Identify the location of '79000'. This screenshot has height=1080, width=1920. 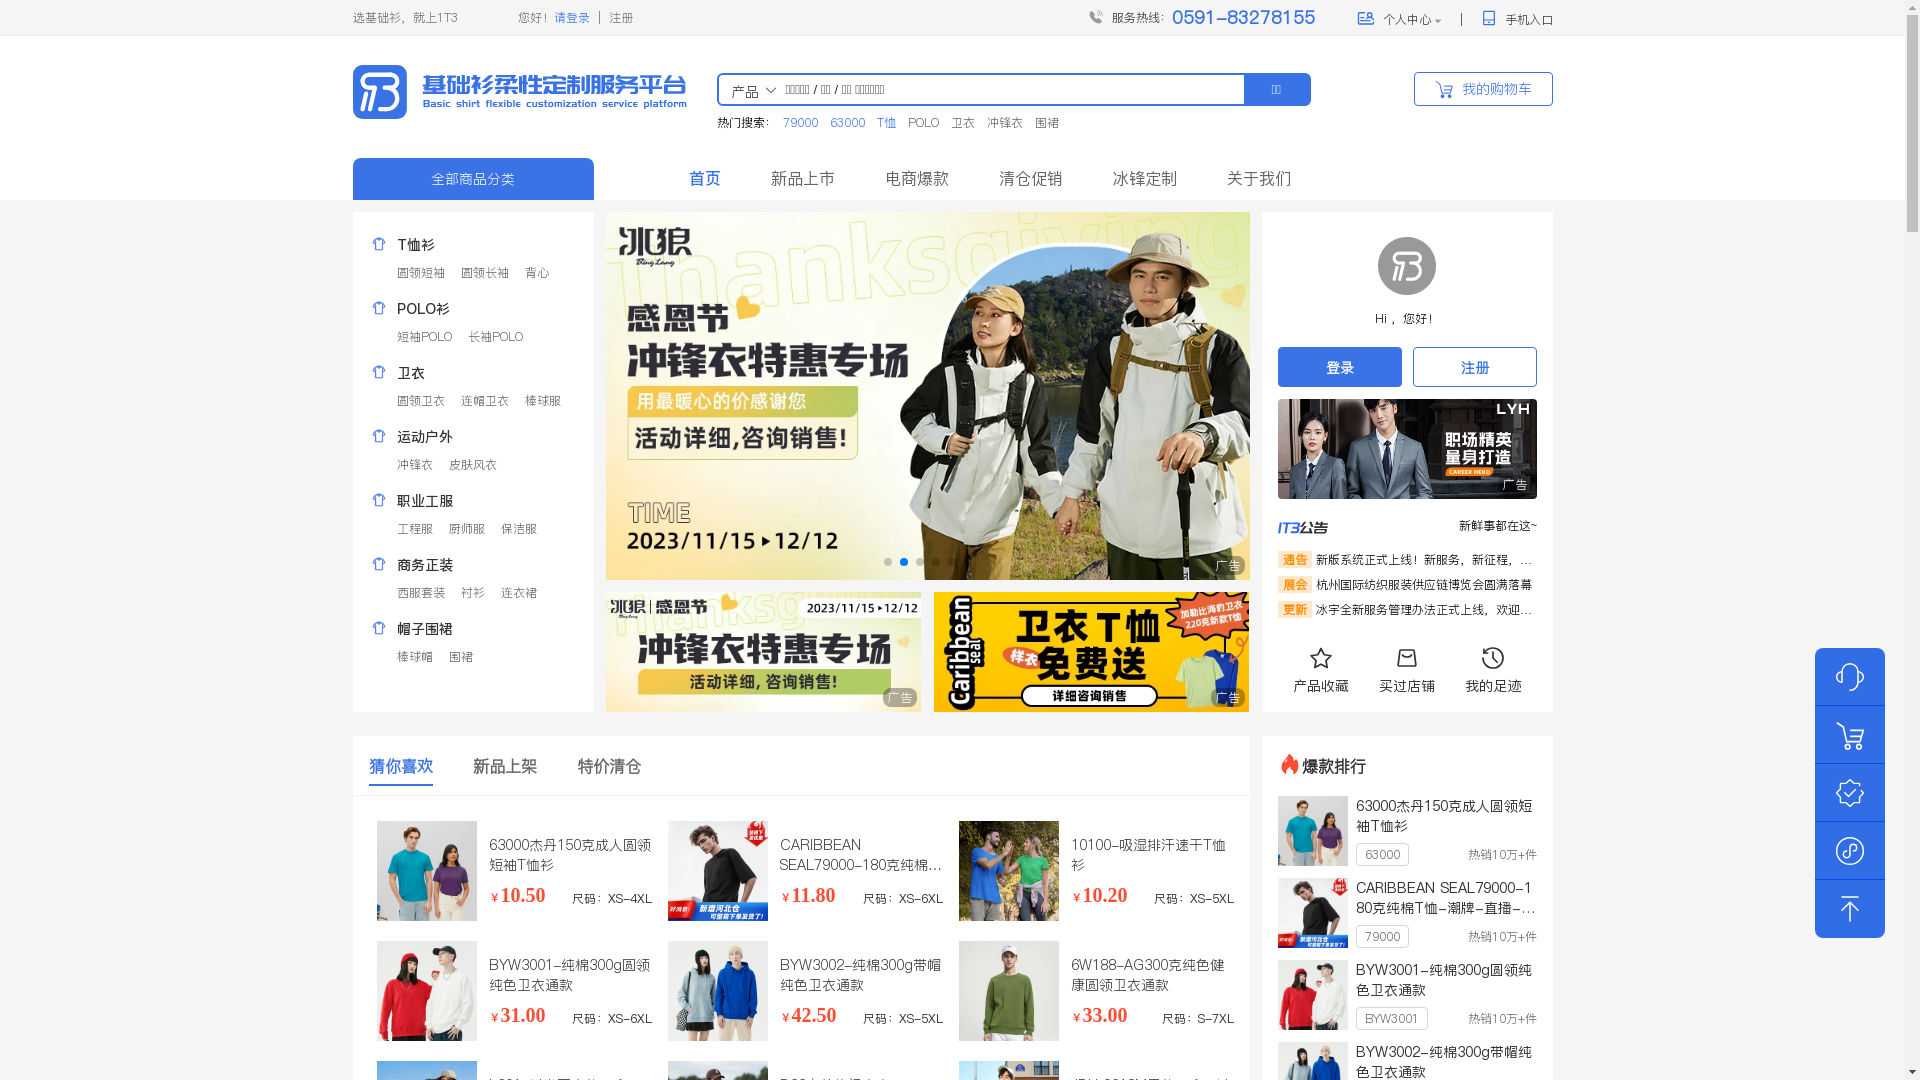
(775, 122).